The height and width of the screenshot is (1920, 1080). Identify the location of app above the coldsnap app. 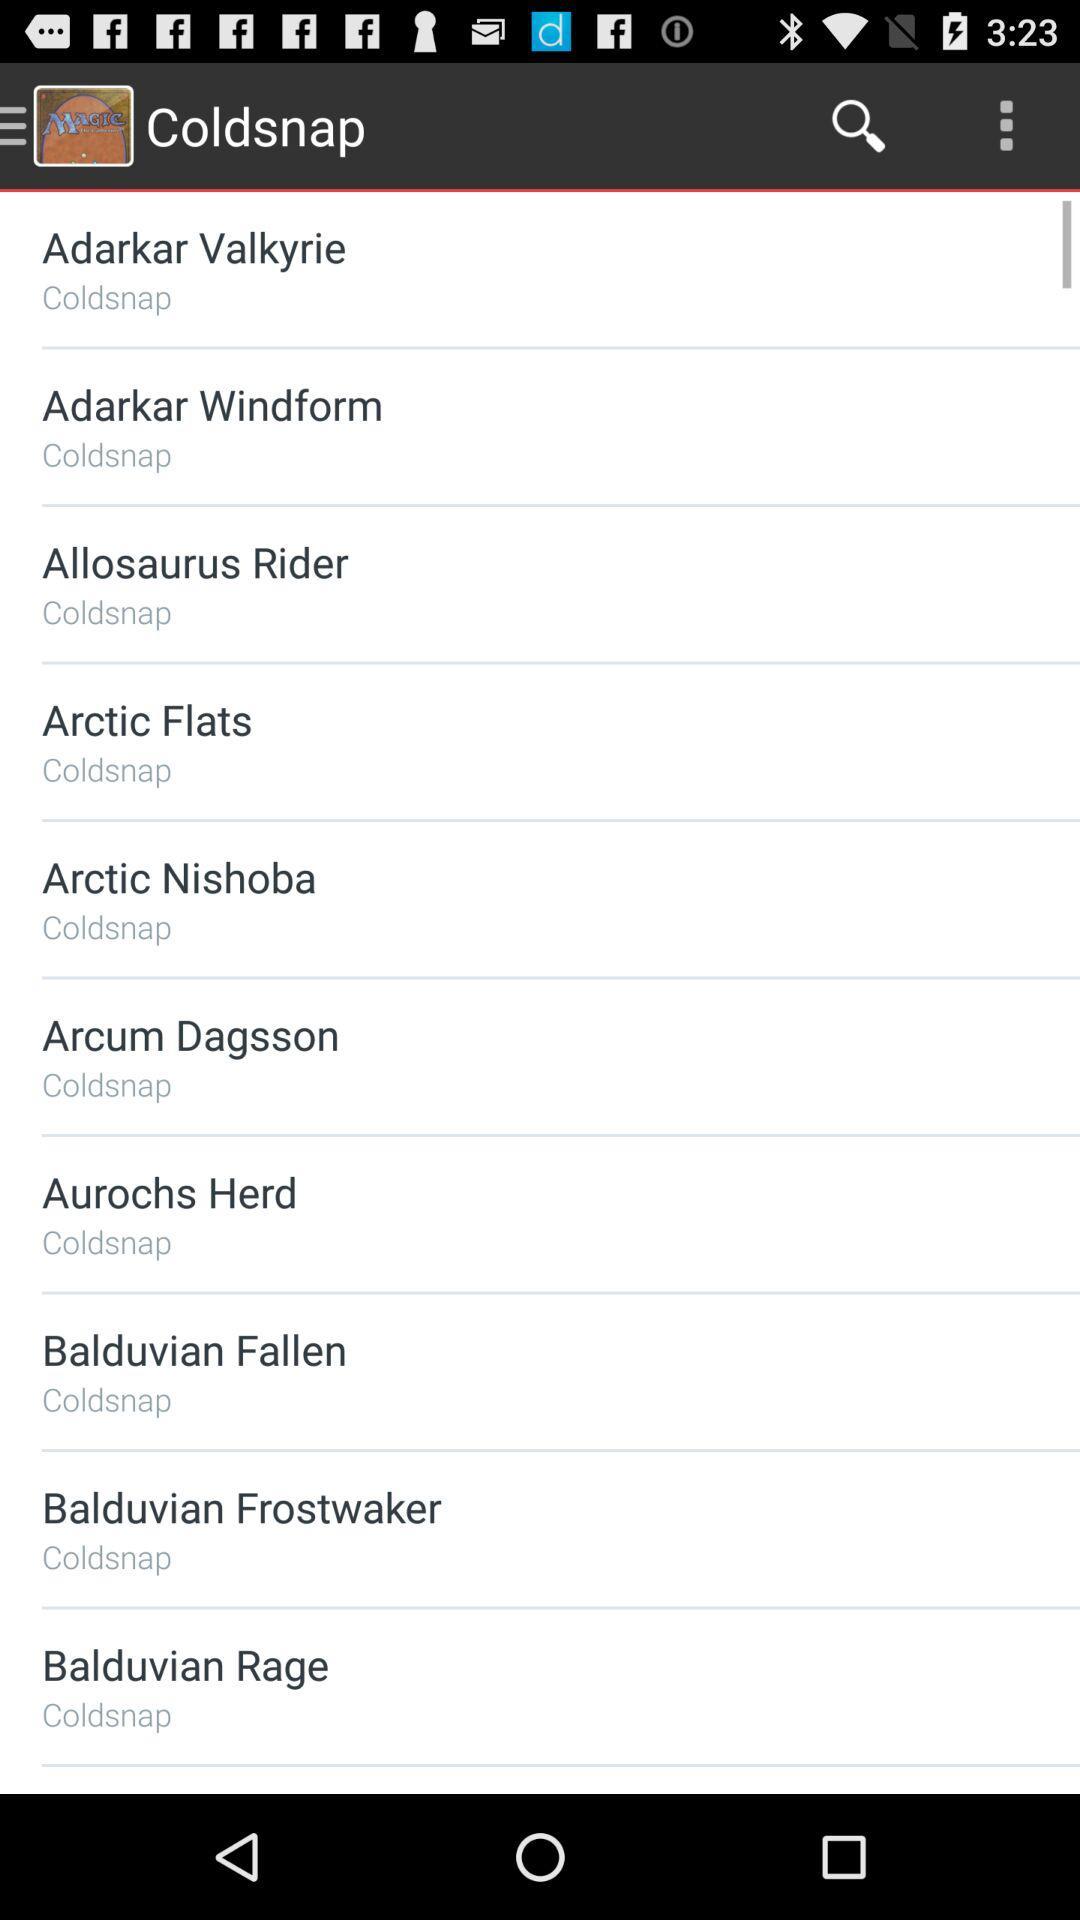
(507, 1191).